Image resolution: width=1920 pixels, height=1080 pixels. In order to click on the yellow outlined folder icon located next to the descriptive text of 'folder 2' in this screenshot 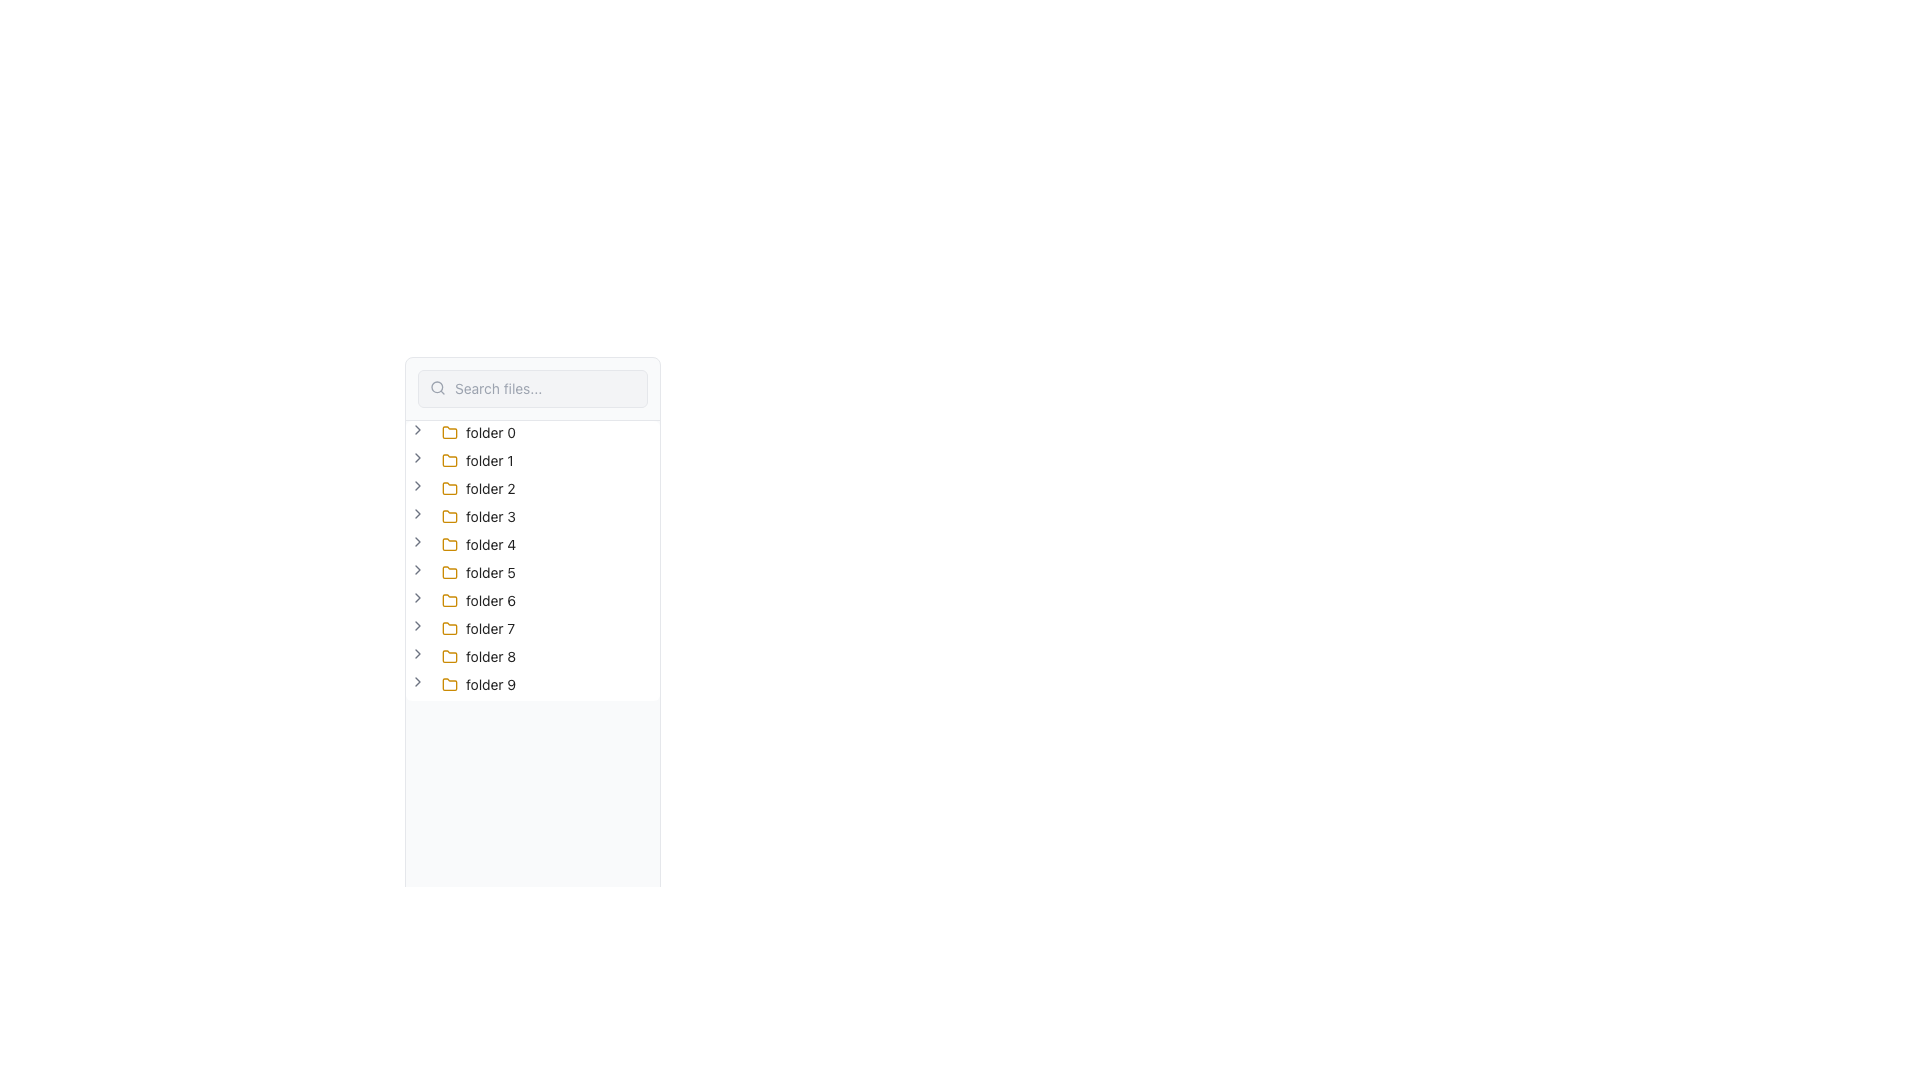, I will do `click(449, 489)`.